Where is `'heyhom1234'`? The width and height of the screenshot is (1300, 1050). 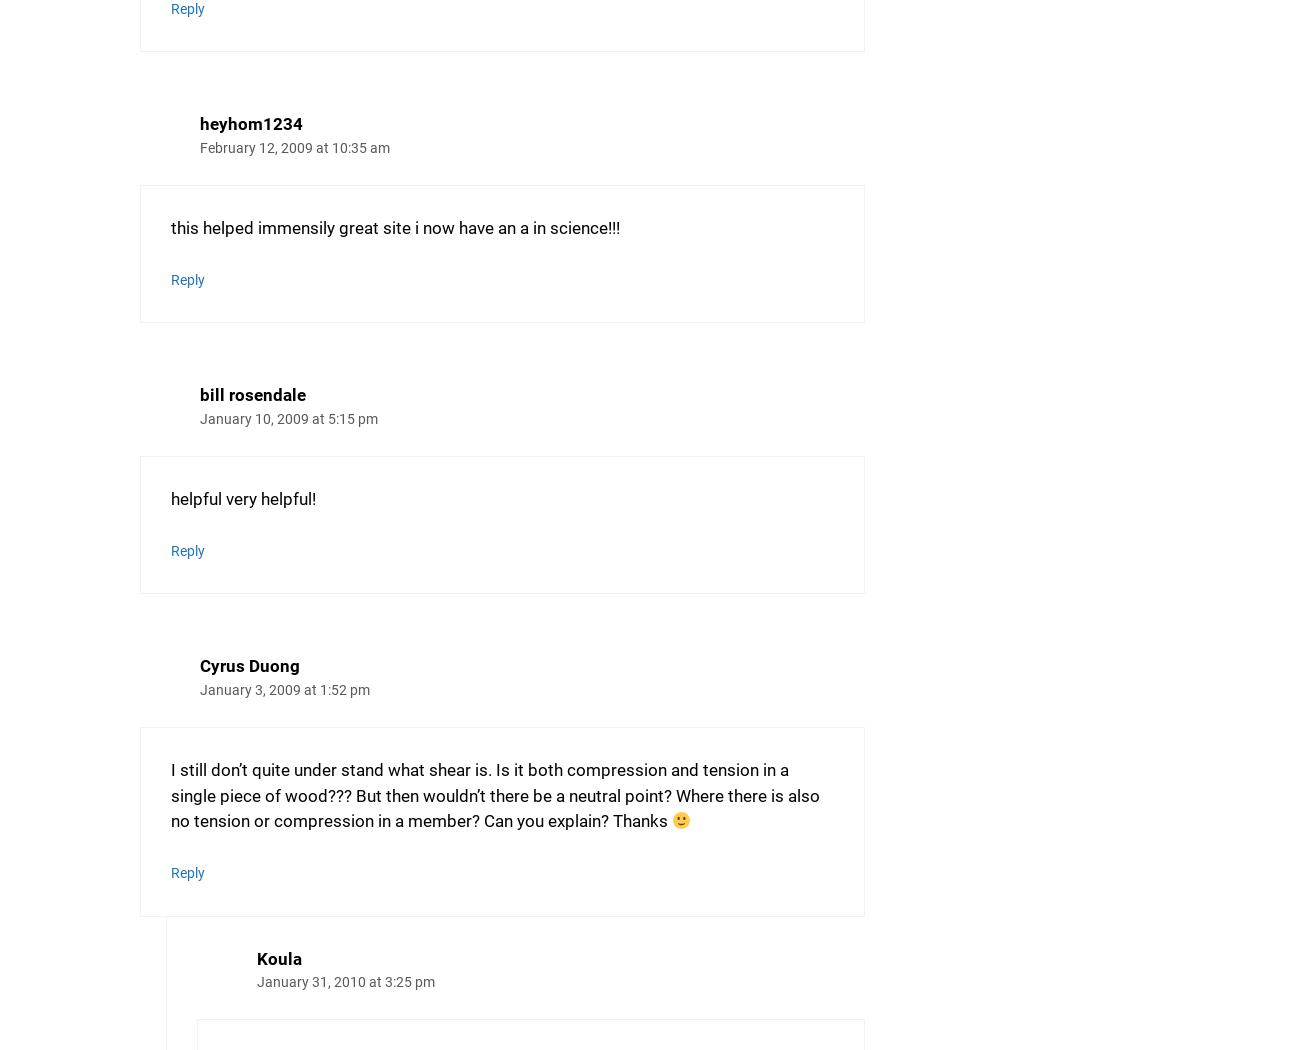 'heyhom1234' is located at coordinates (250, 123).